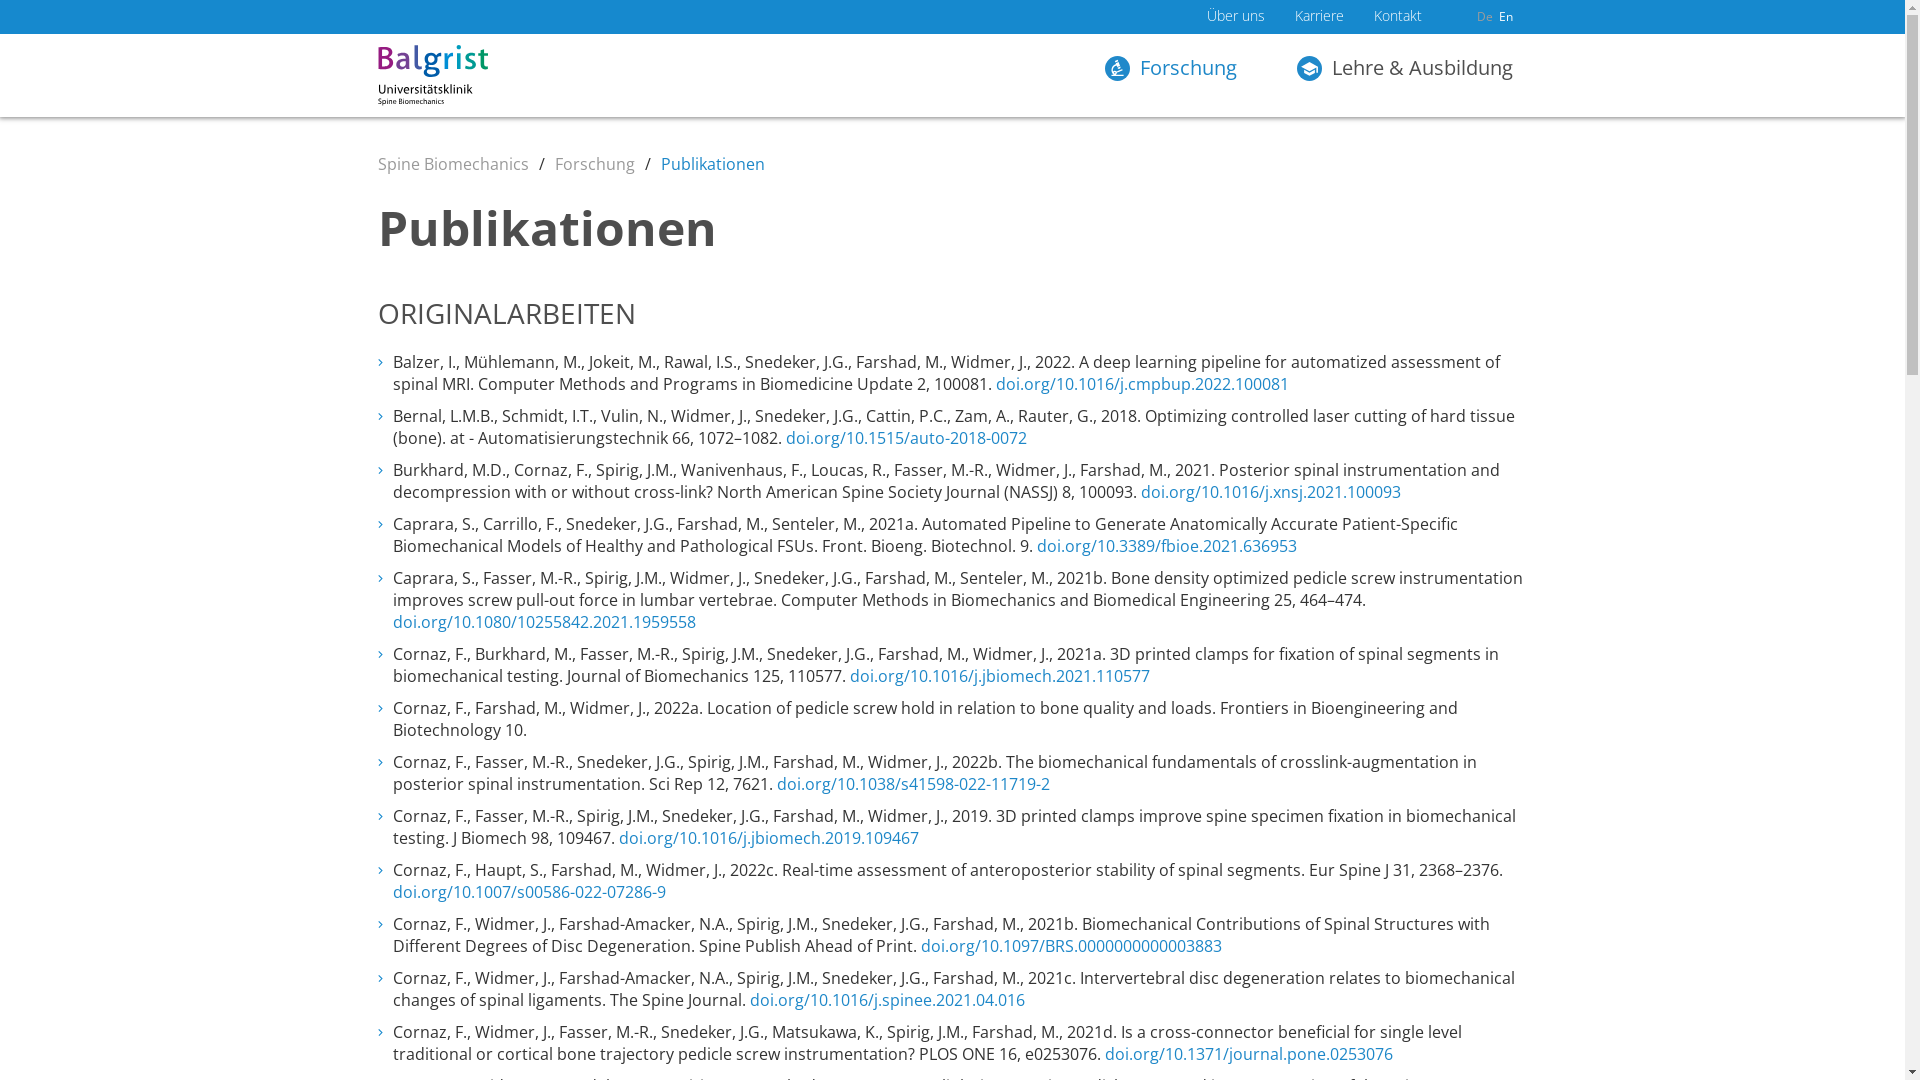 This screenshot has width=1920, height=1080. What do you see at coordinates (775, 782) in the screenshot?
I see `'doi.org/10.1038/s41598-022-11719-2'` at bounding box center [775, 782].